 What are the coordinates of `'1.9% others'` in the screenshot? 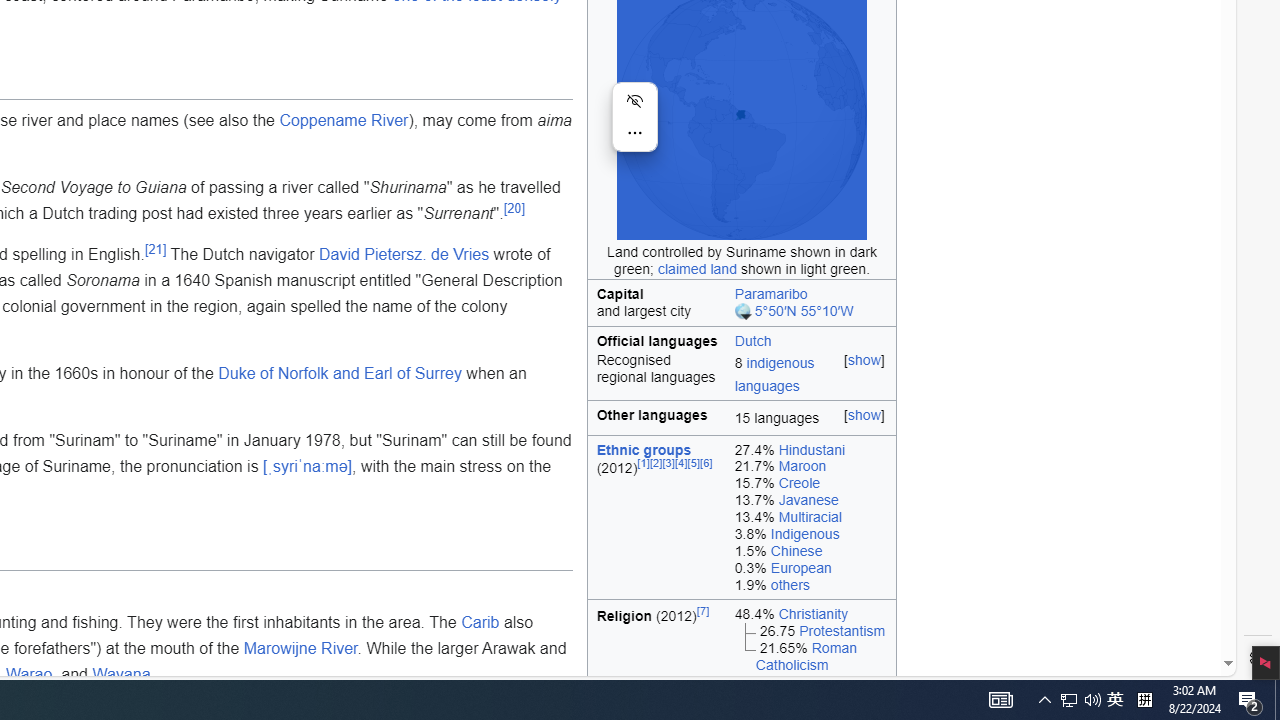 It's located at (810, 585).